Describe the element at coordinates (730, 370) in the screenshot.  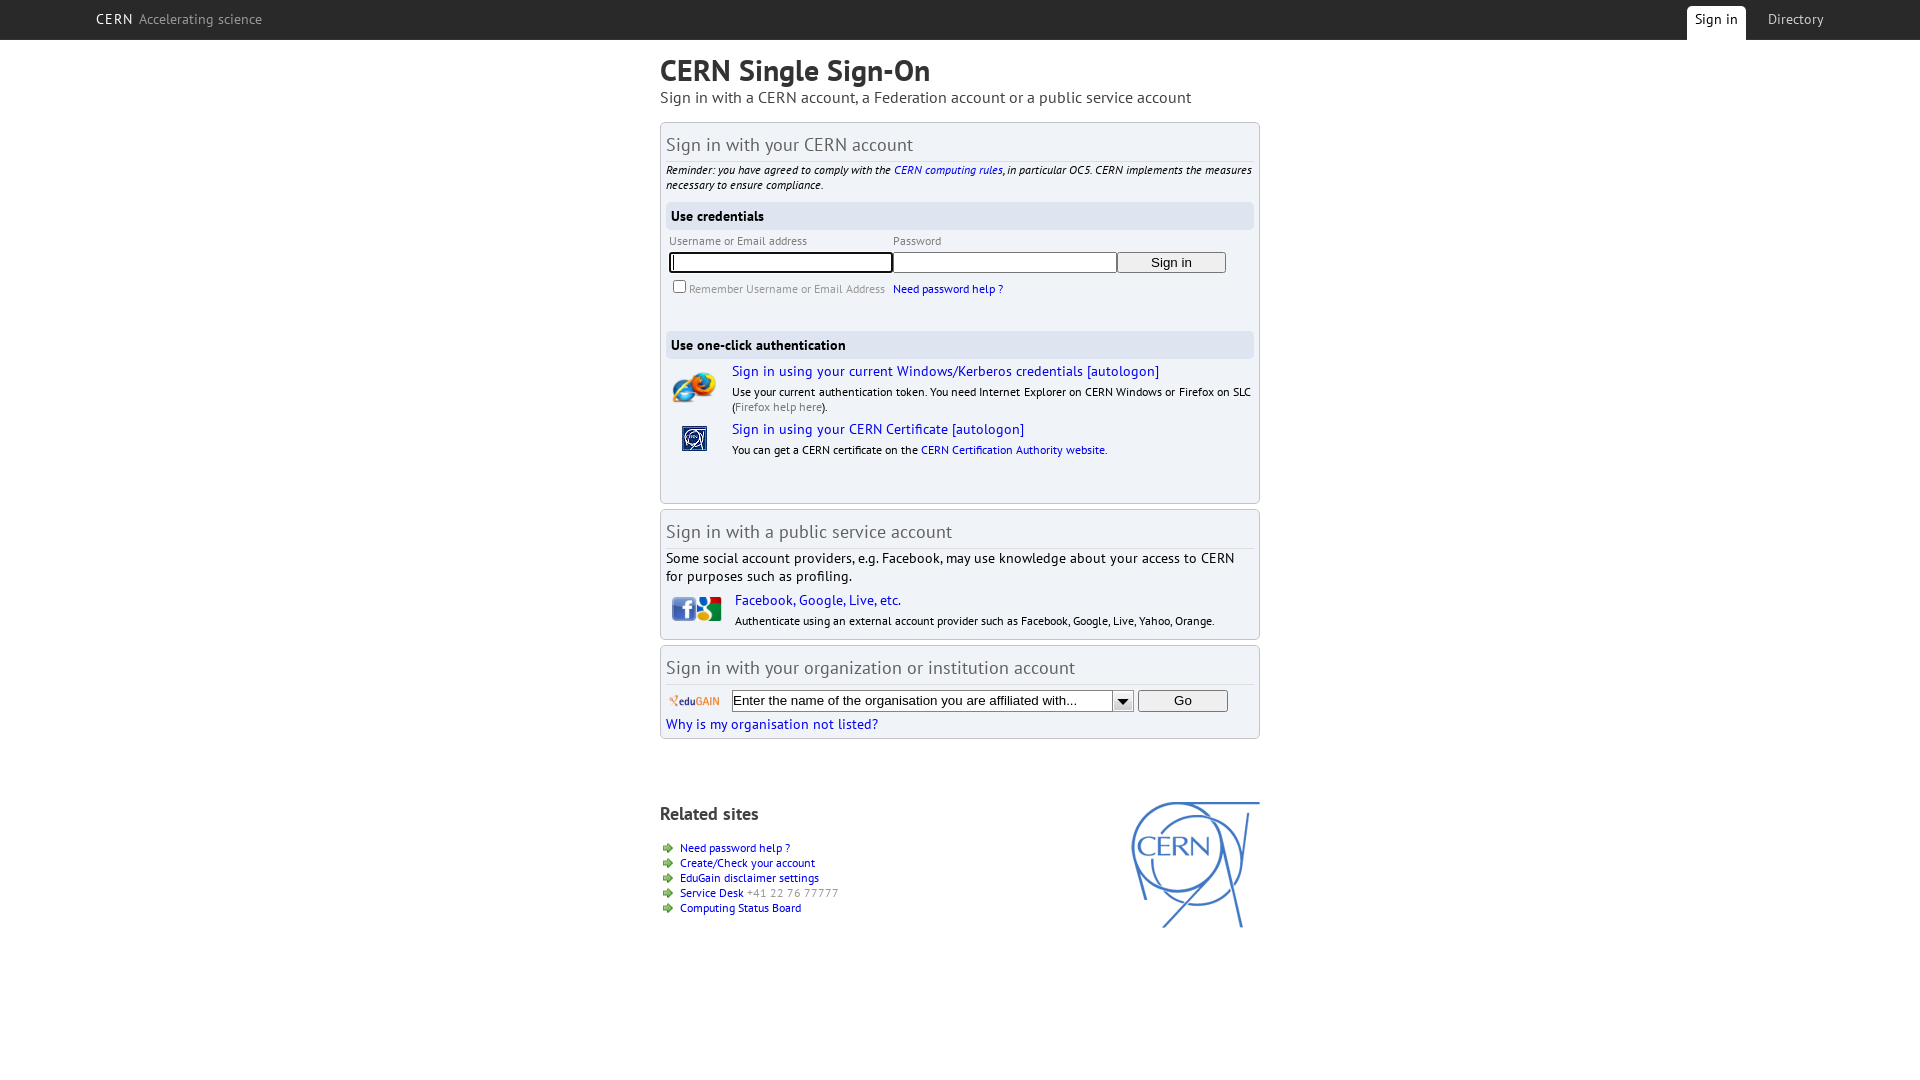
I see `'Sign in using your current Windows/Kerberos credentials'` at that location.